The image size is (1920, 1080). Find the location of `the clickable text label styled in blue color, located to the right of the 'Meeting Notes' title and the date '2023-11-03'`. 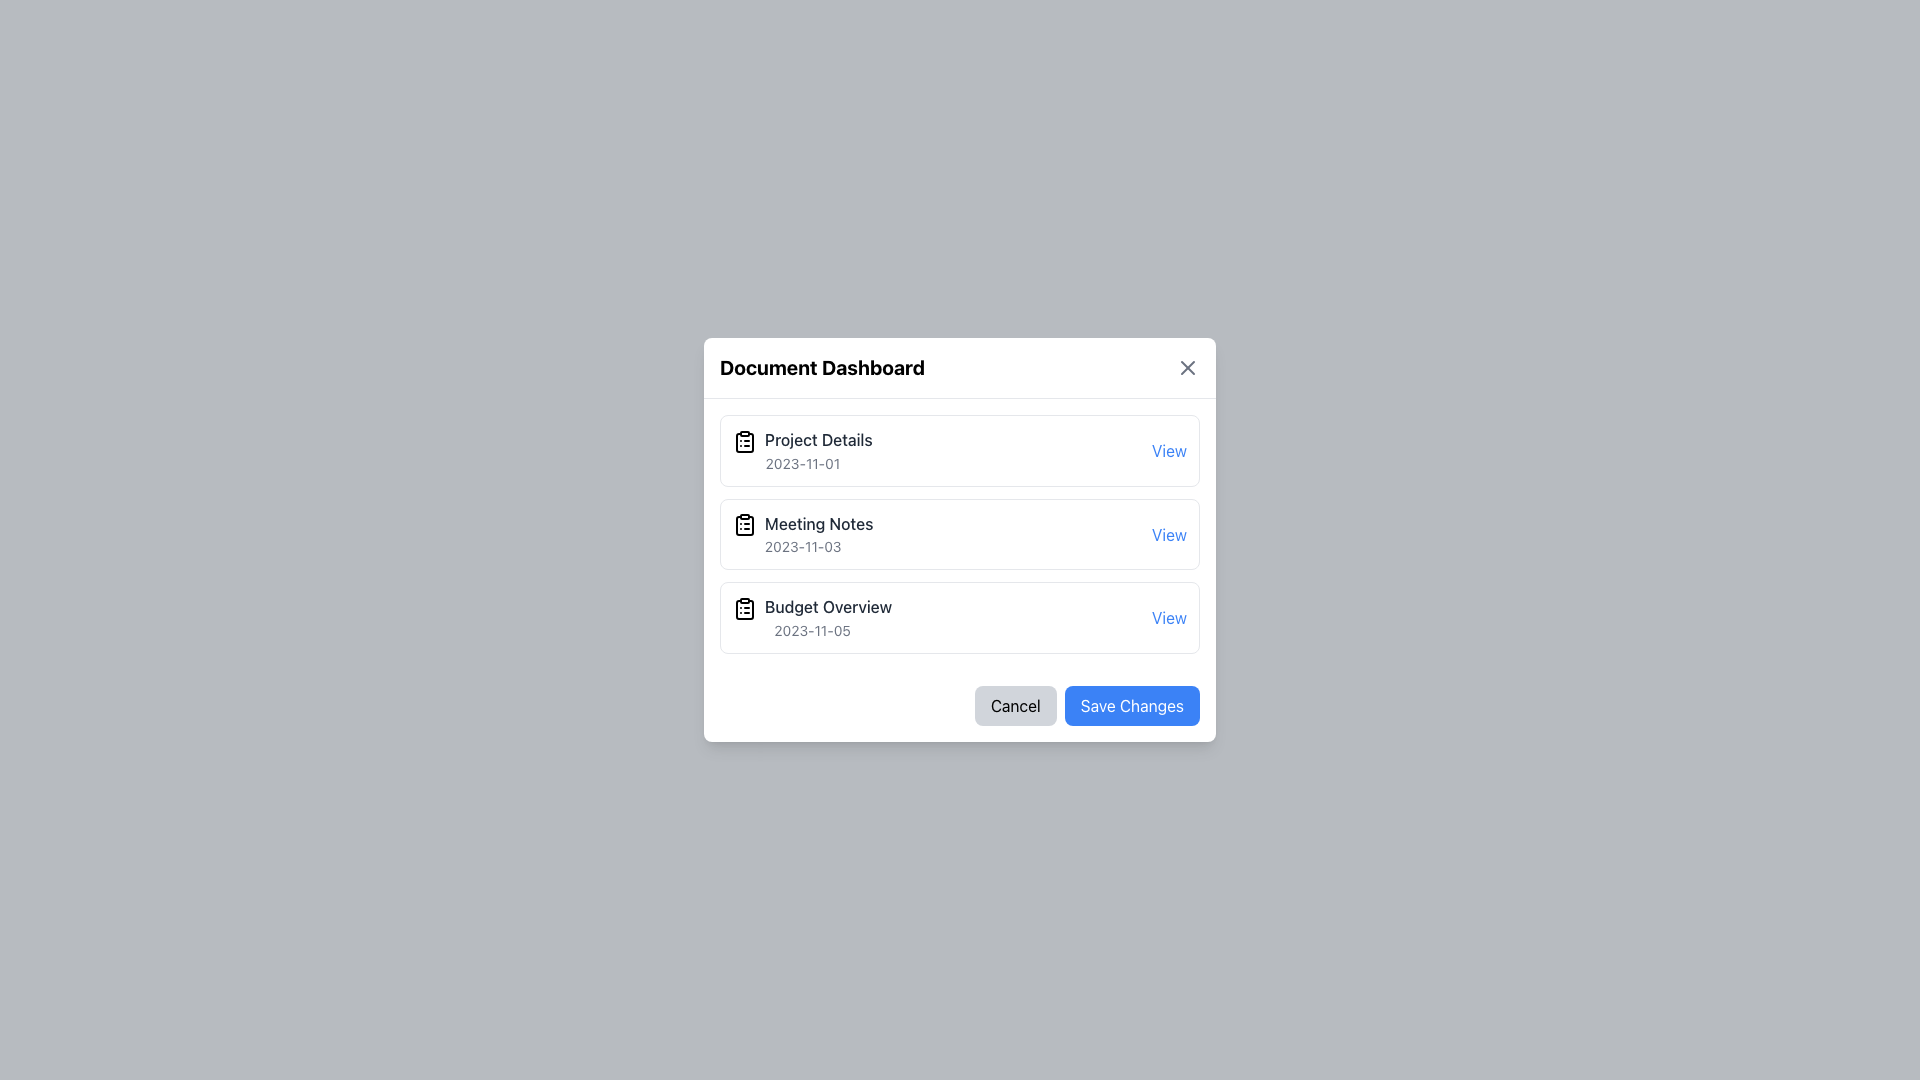

the clickable text label styled in blue color, located to the right of the 'Meeting Notes' title and the date '2023-11-03' is located at coordinates (1169, 533).